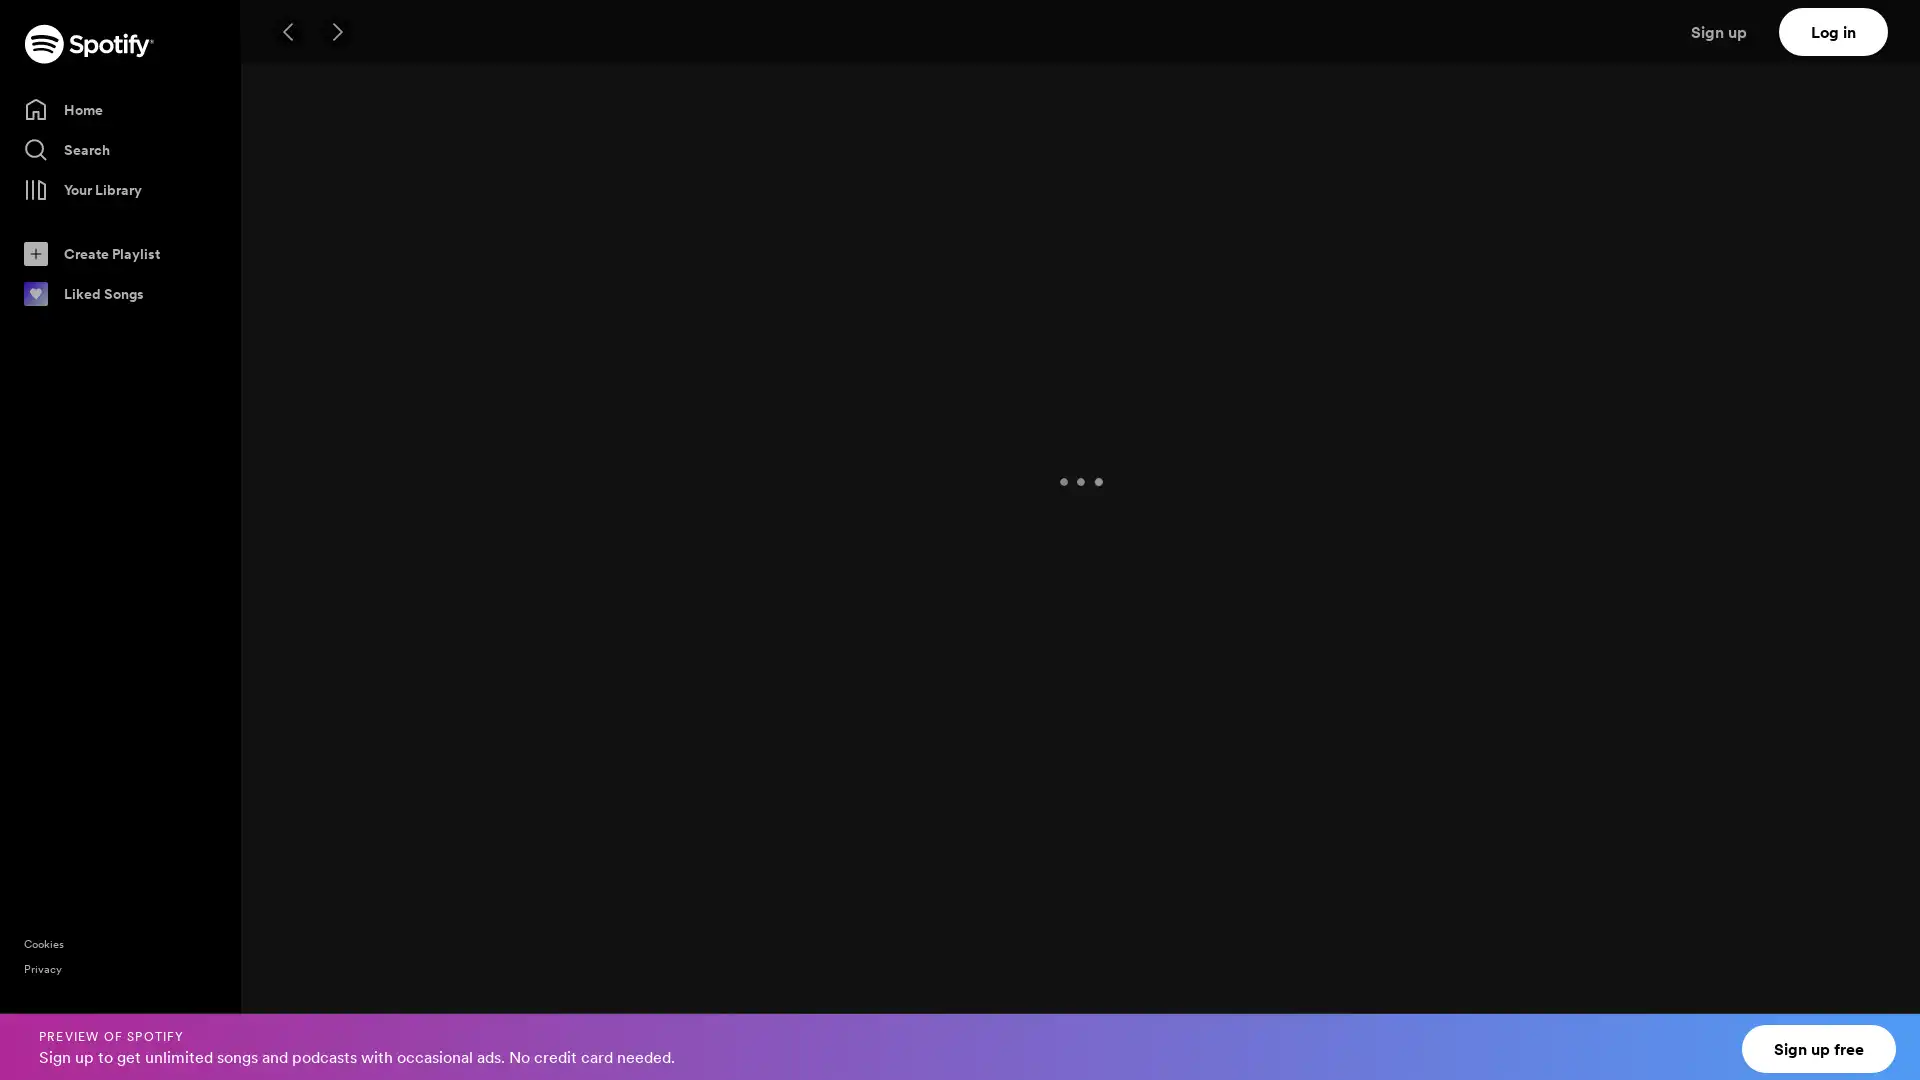  Describe the element at coordinates (1429, 608) in the screenshot. I see `Play D&B` at that location.